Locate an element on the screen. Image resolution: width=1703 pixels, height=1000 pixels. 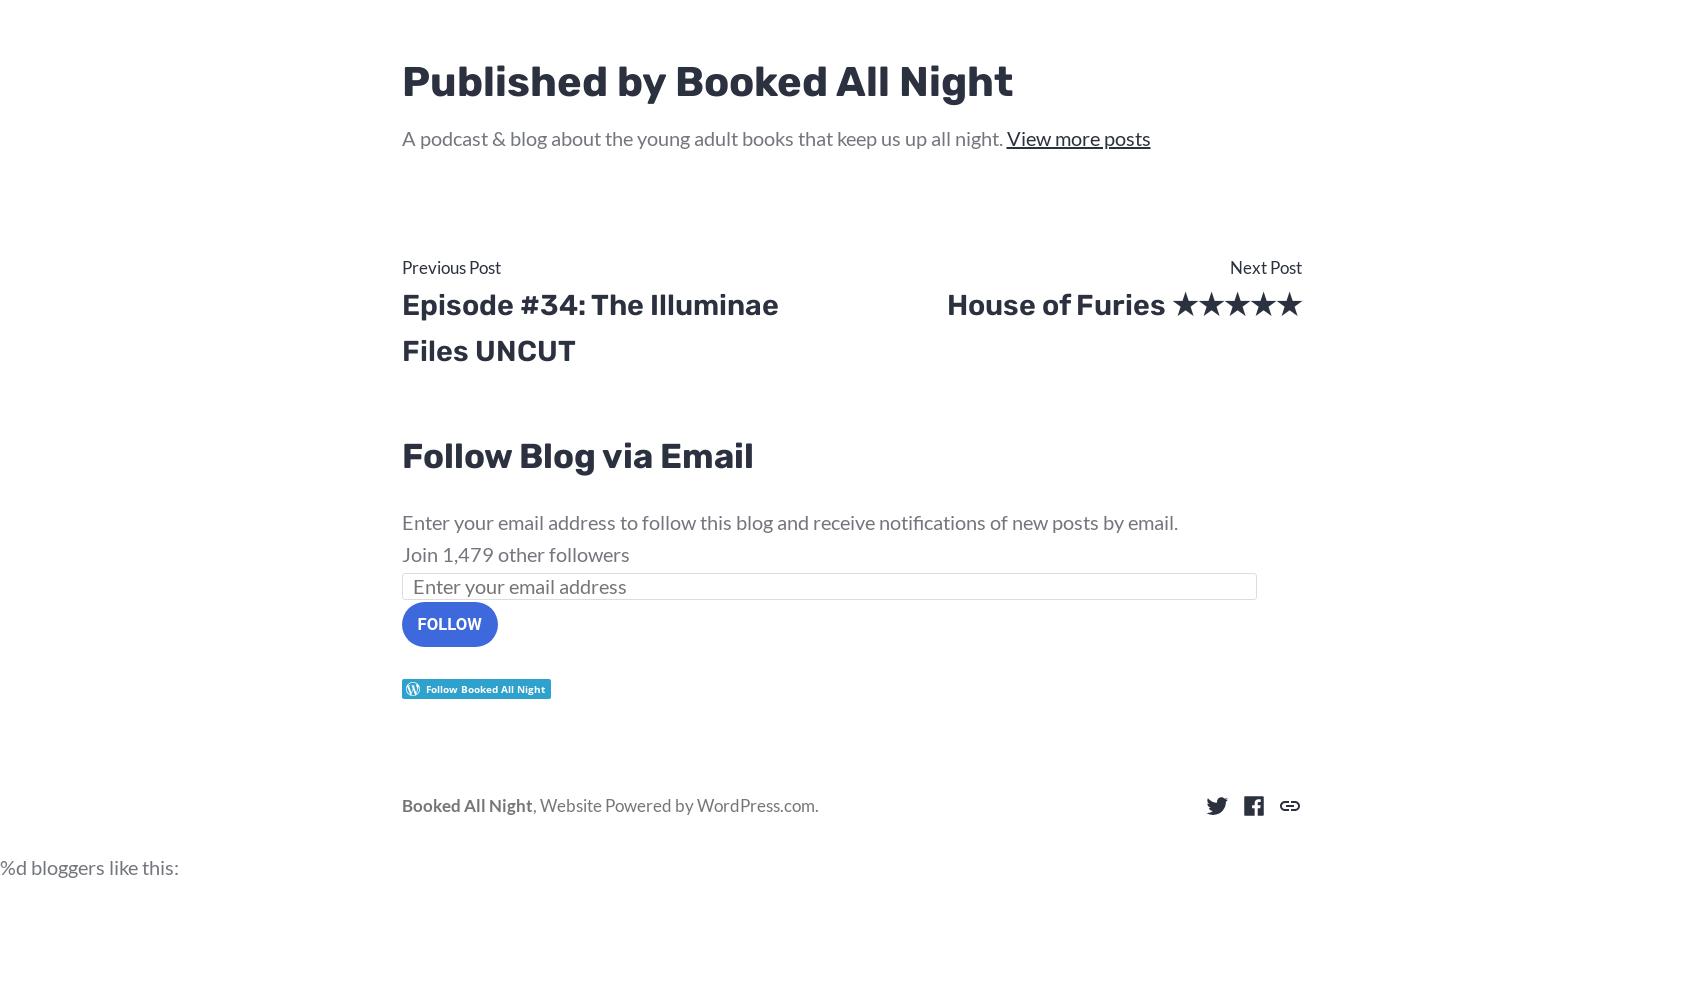
'Published by Booked All Night' is located at coordinates (401, 80).